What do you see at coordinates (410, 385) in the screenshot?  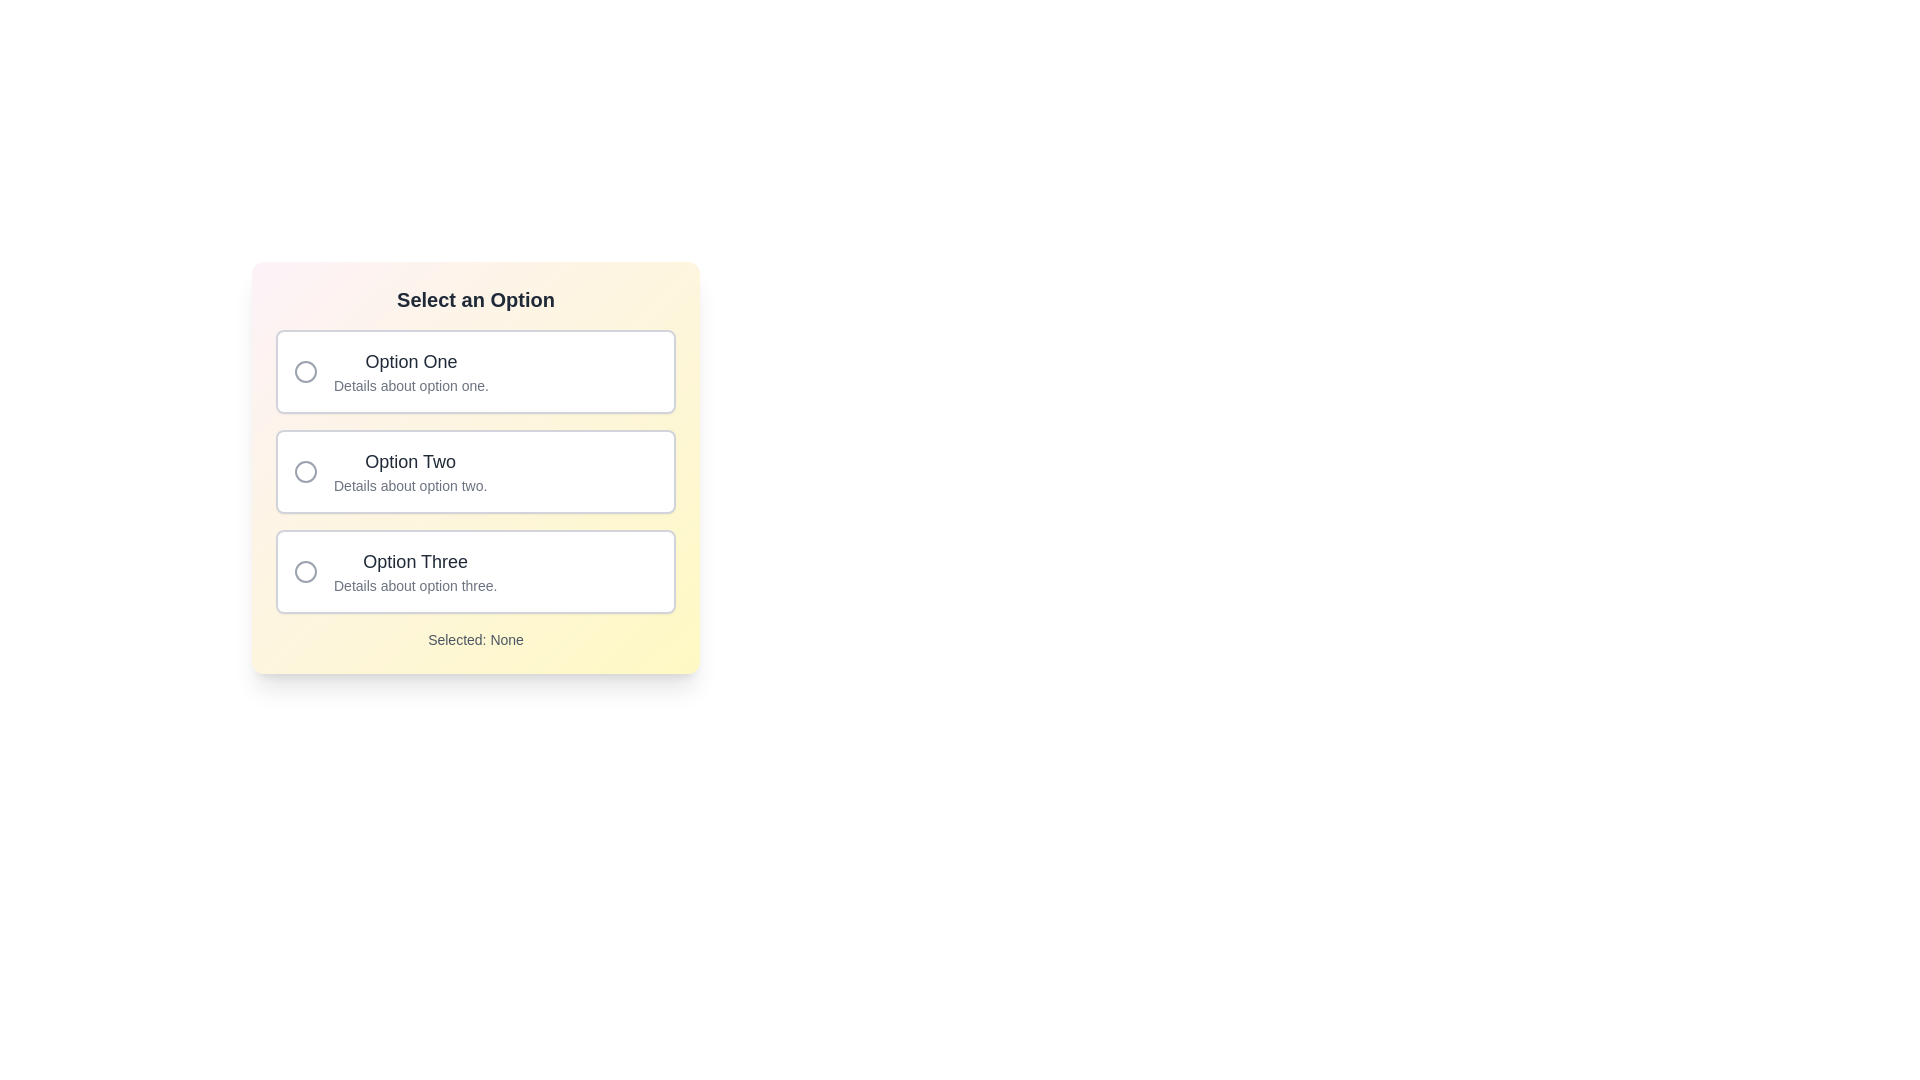 I see `the text label displaying 'Details about option one.' which is positioned below the header 'Option One' within the first option block` at bounding box center [410, 385].